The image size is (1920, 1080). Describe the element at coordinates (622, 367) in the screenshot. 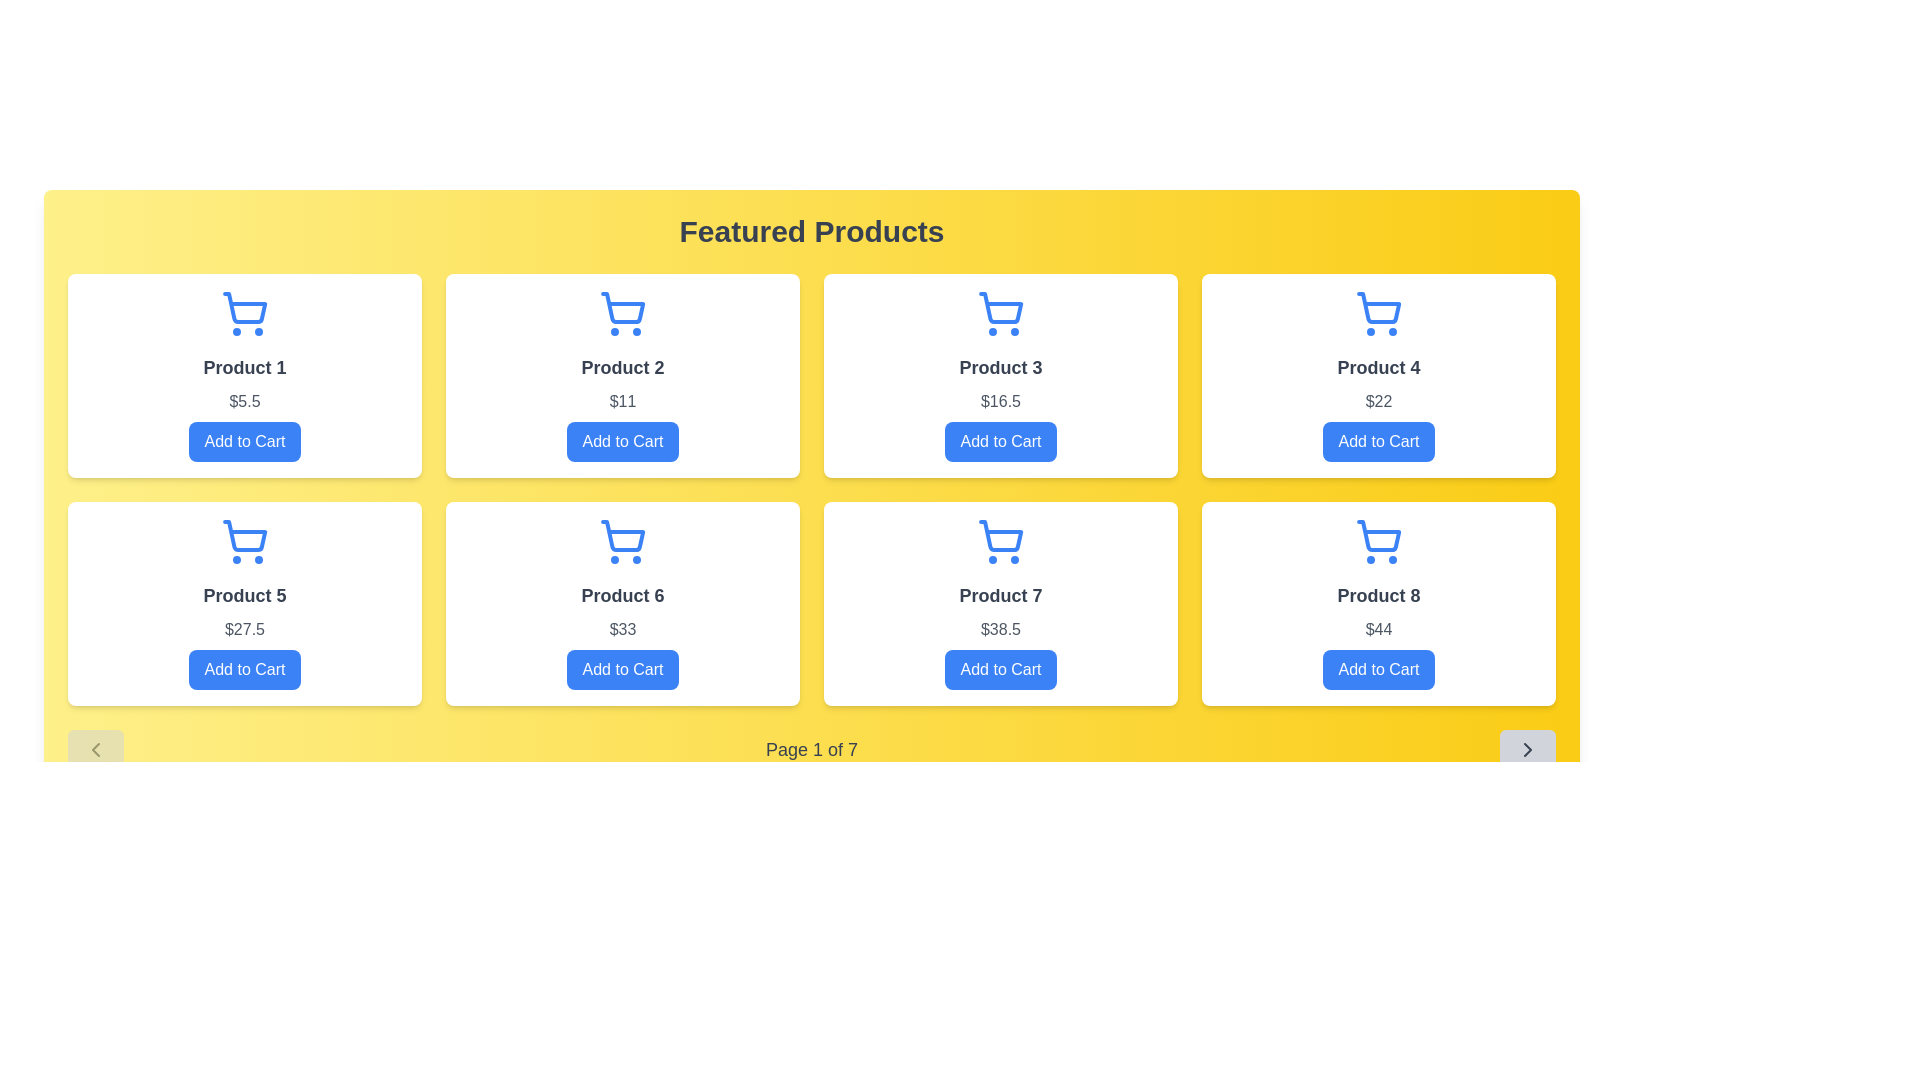

I see `the static text label displaying 'Product 2', which is prominently centered on the product card in the first row, second column of the grid layout` at that location.